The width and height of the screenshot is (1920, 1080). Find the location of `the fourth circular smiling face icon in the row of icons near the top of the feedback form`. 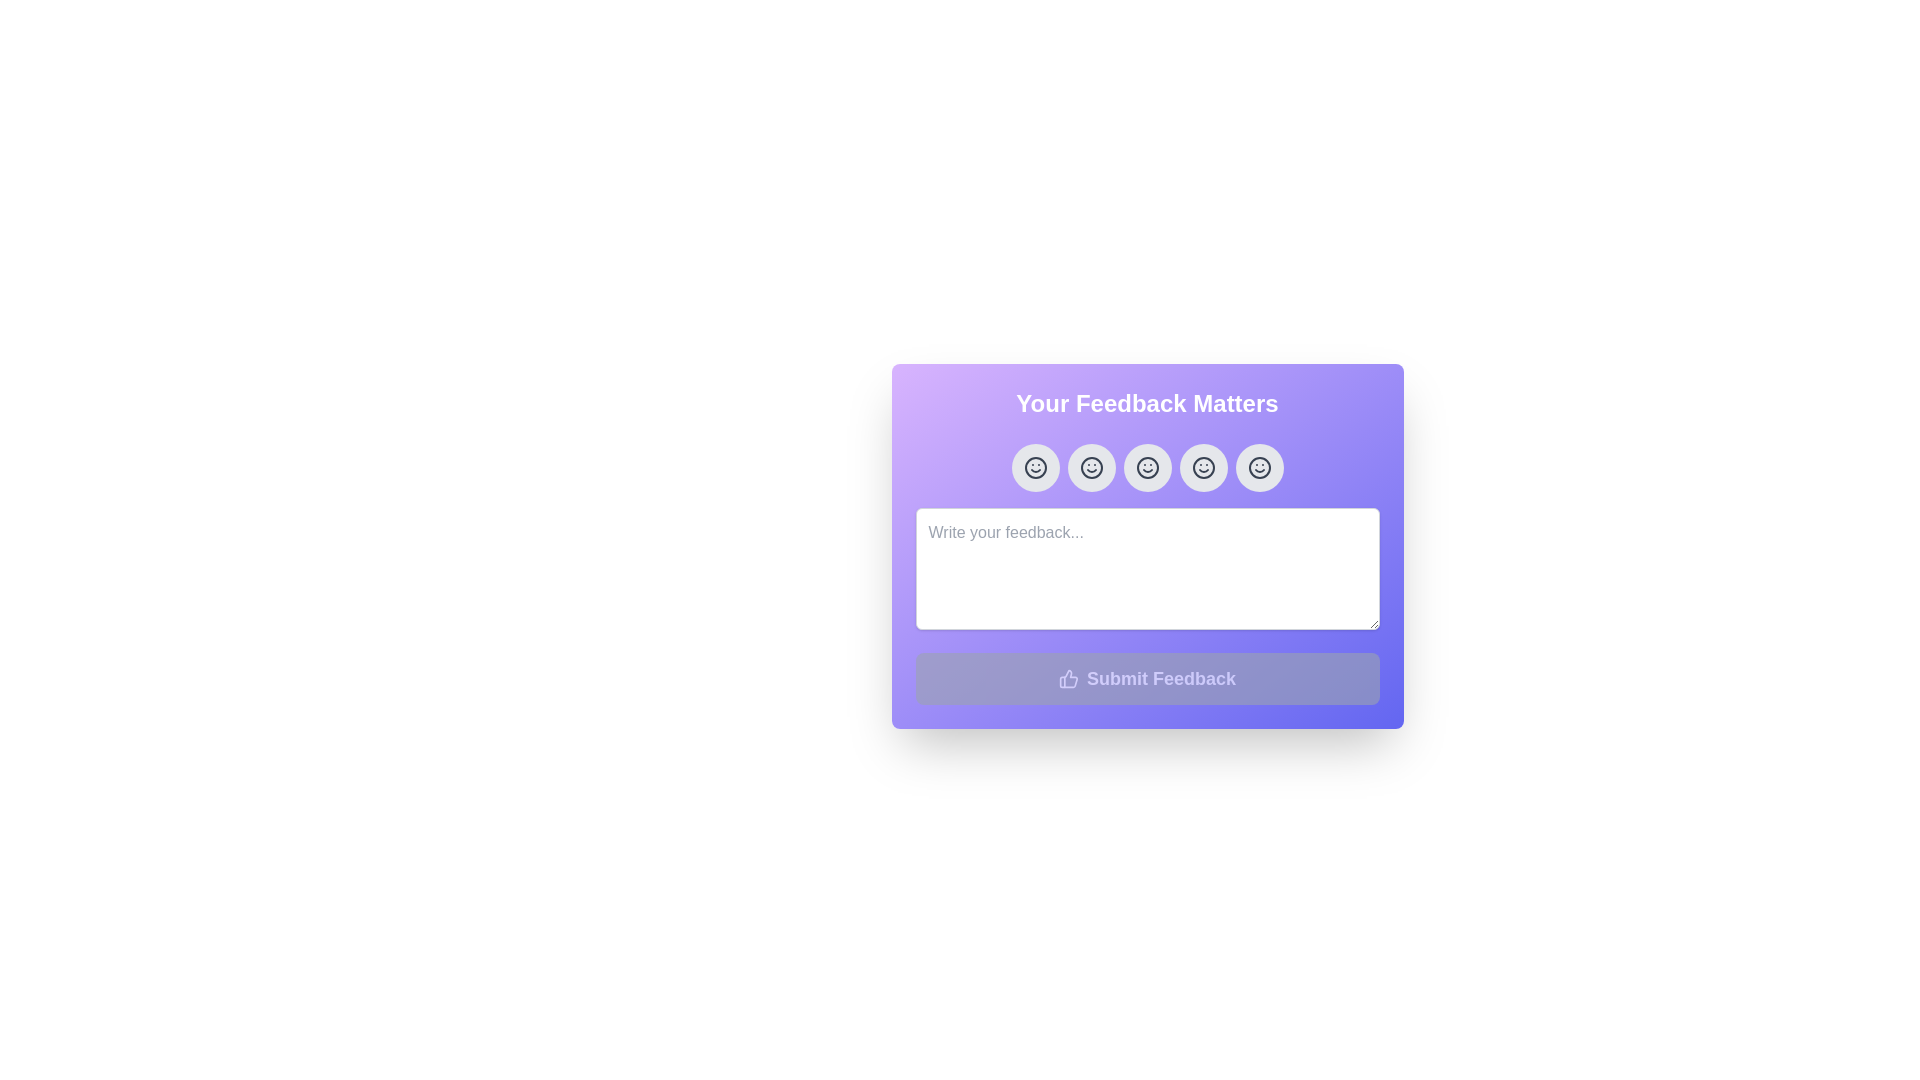

the fourth circular smiling face icon in the row of icons near the top of the feedback form is located at coordinates (1202, 467).